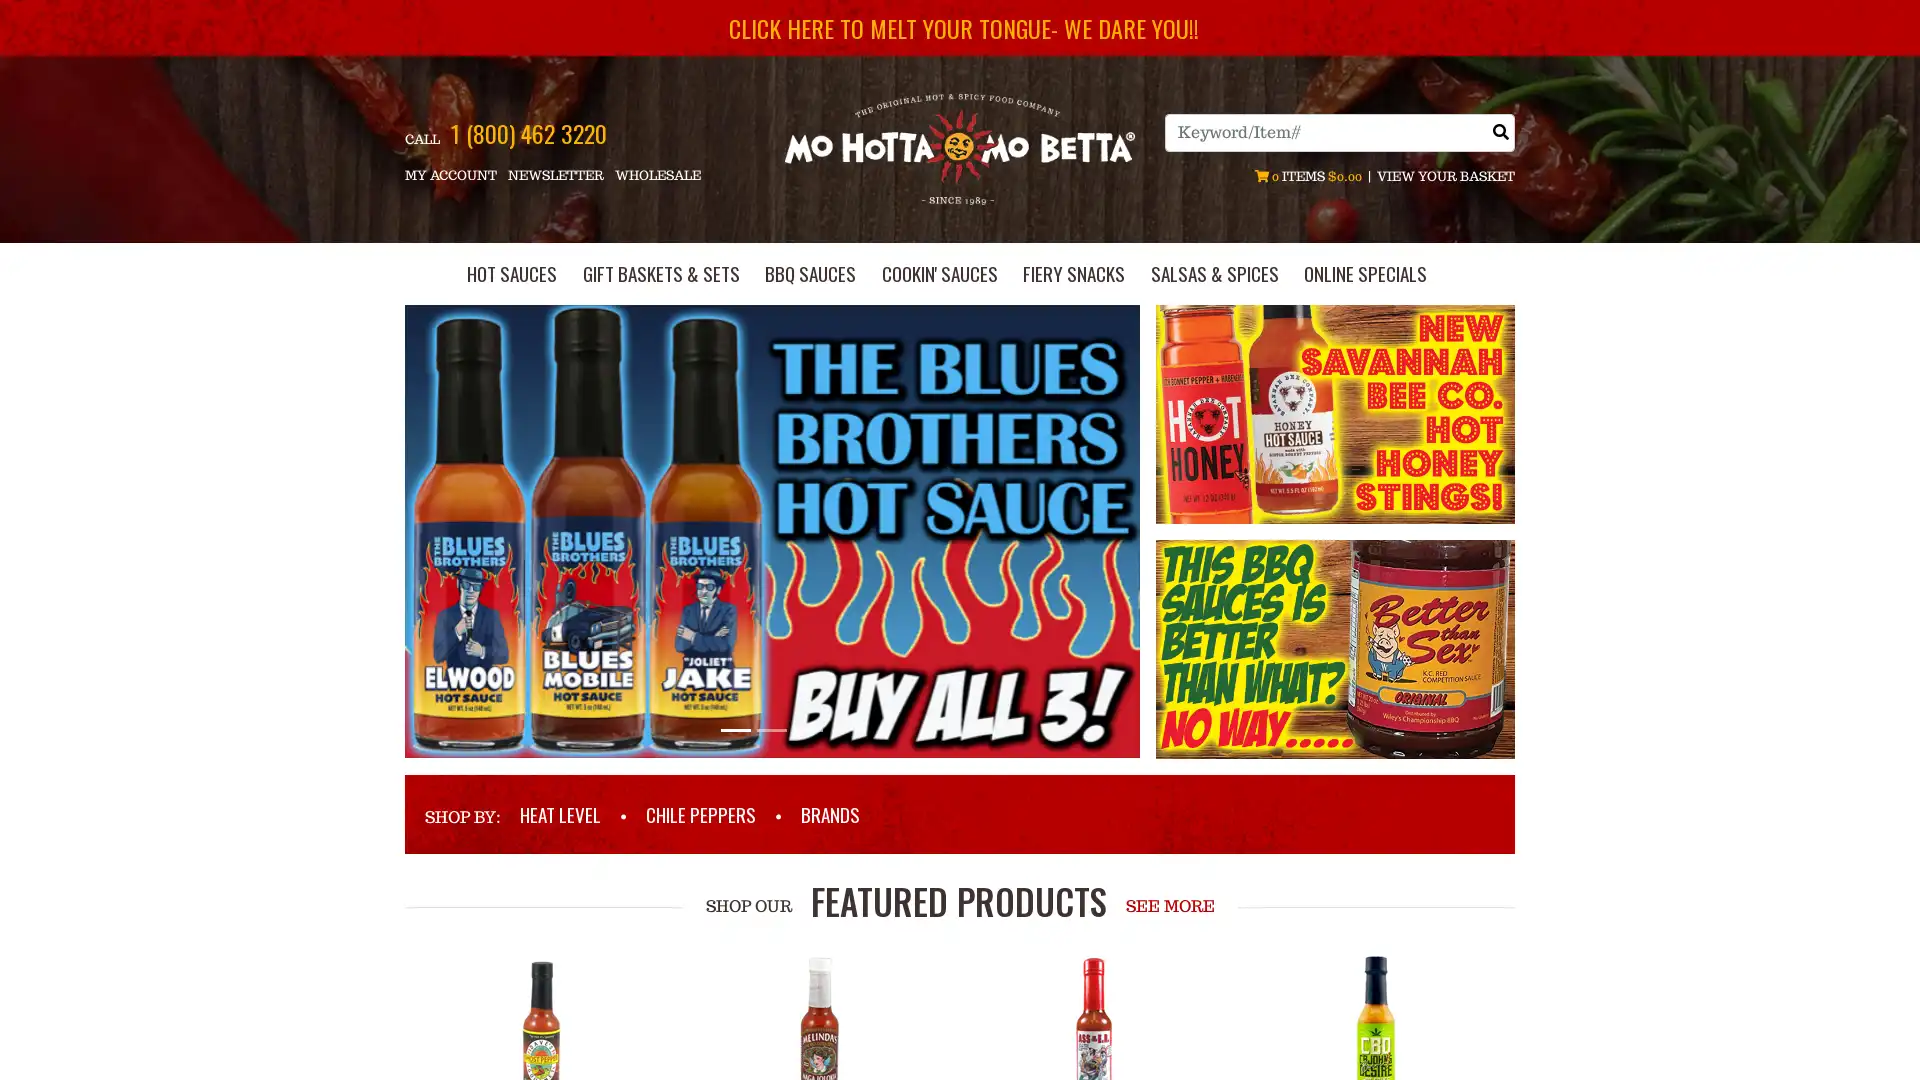 The width and height of the screenshot is (1920, 1080). Describe the element at coordinates (1501, 131) in the screenshot. I see `Search` at that location.